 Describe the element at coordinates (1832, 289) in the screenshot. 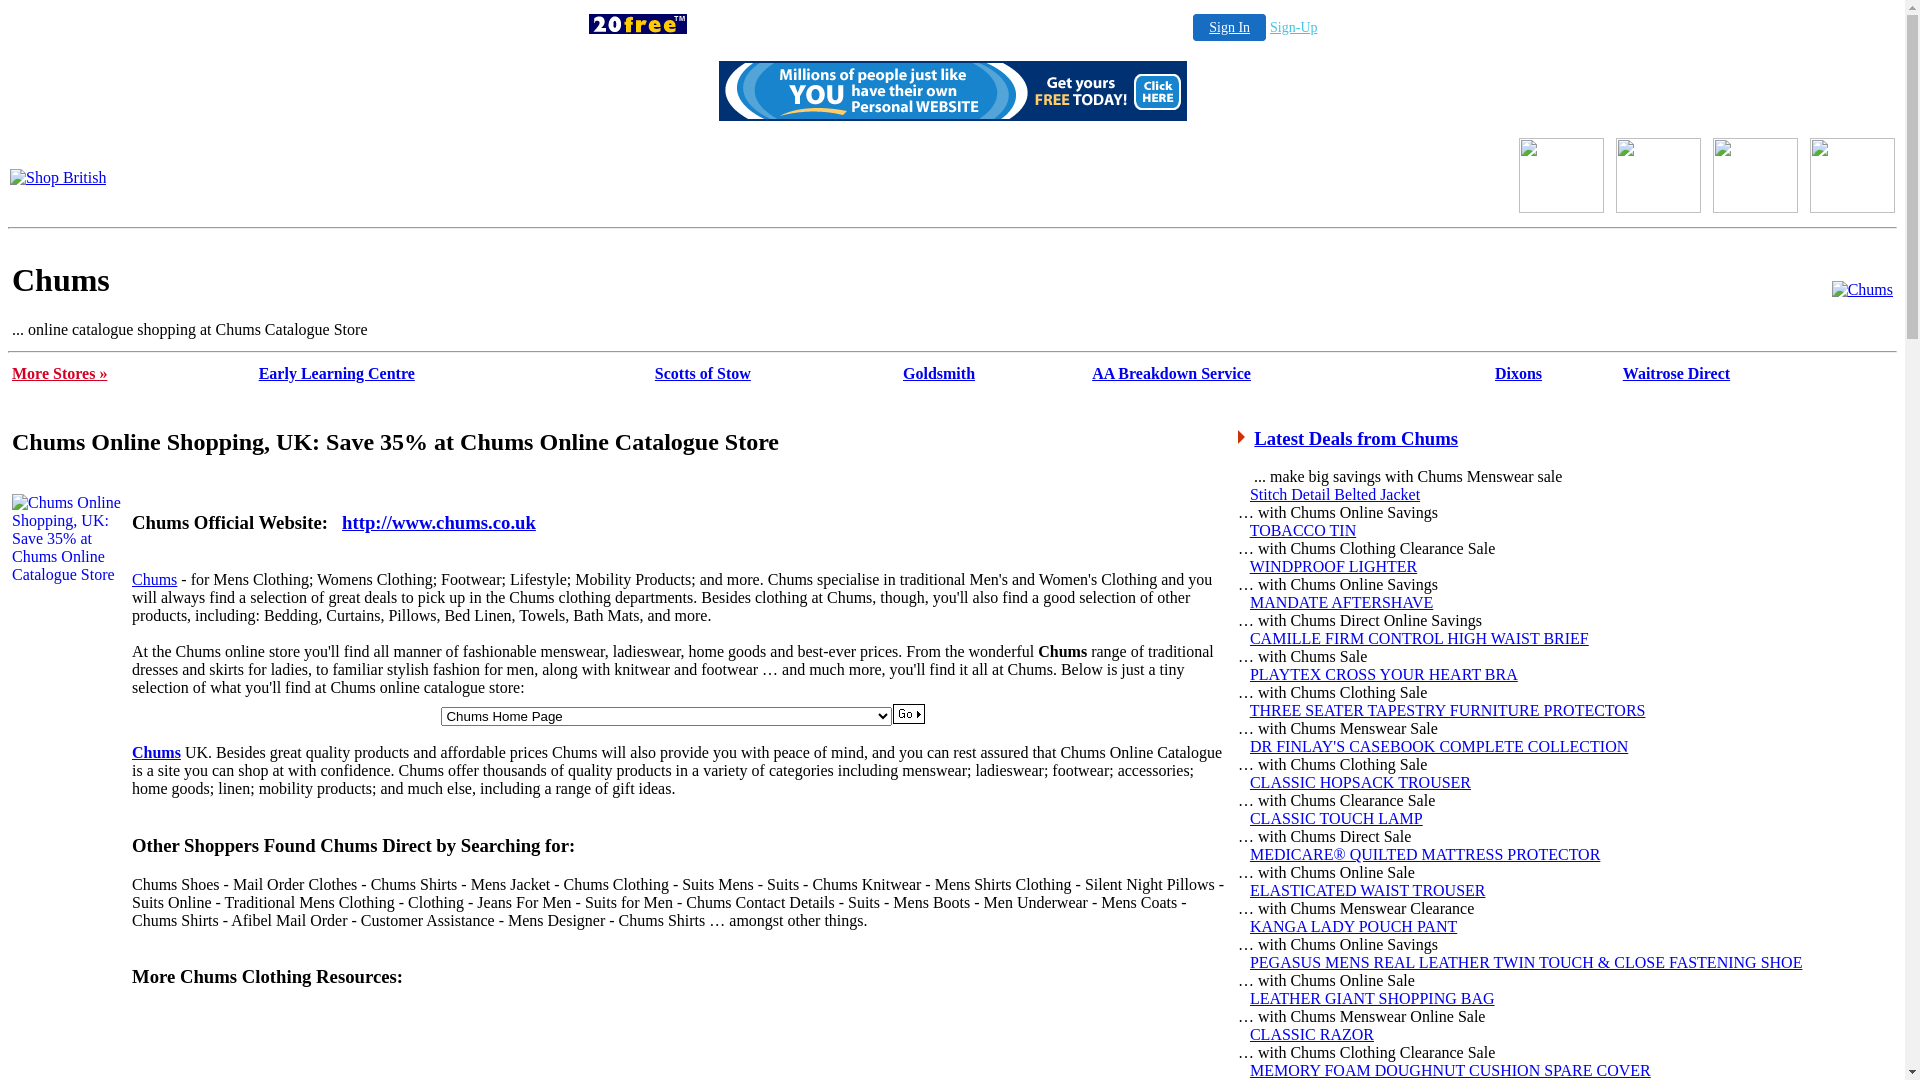

I see `'Chums'` at that location.